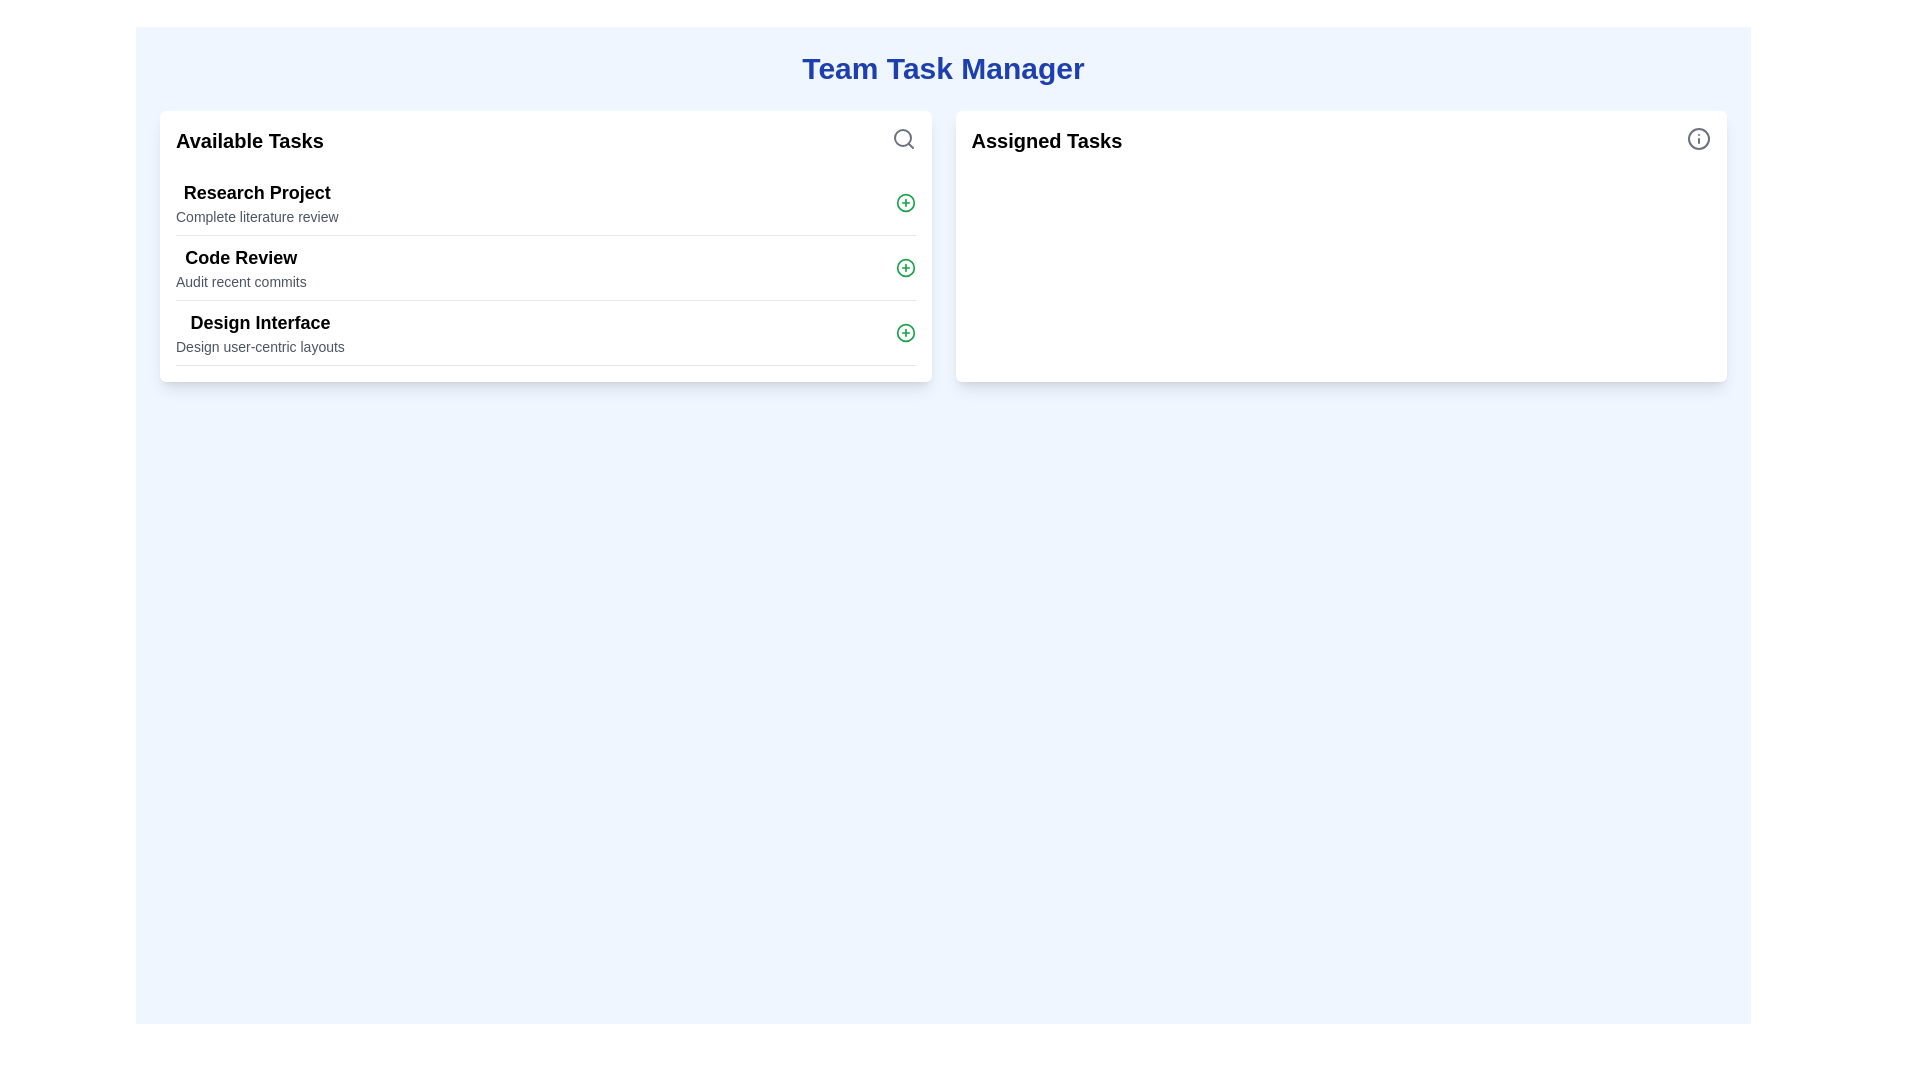 The width and height of the screenshot is (1920, 1080). I want to click on the circular icon with a '+' symbol located at the top-right corner of the 'Available Tasks' card, so click(904, 203).